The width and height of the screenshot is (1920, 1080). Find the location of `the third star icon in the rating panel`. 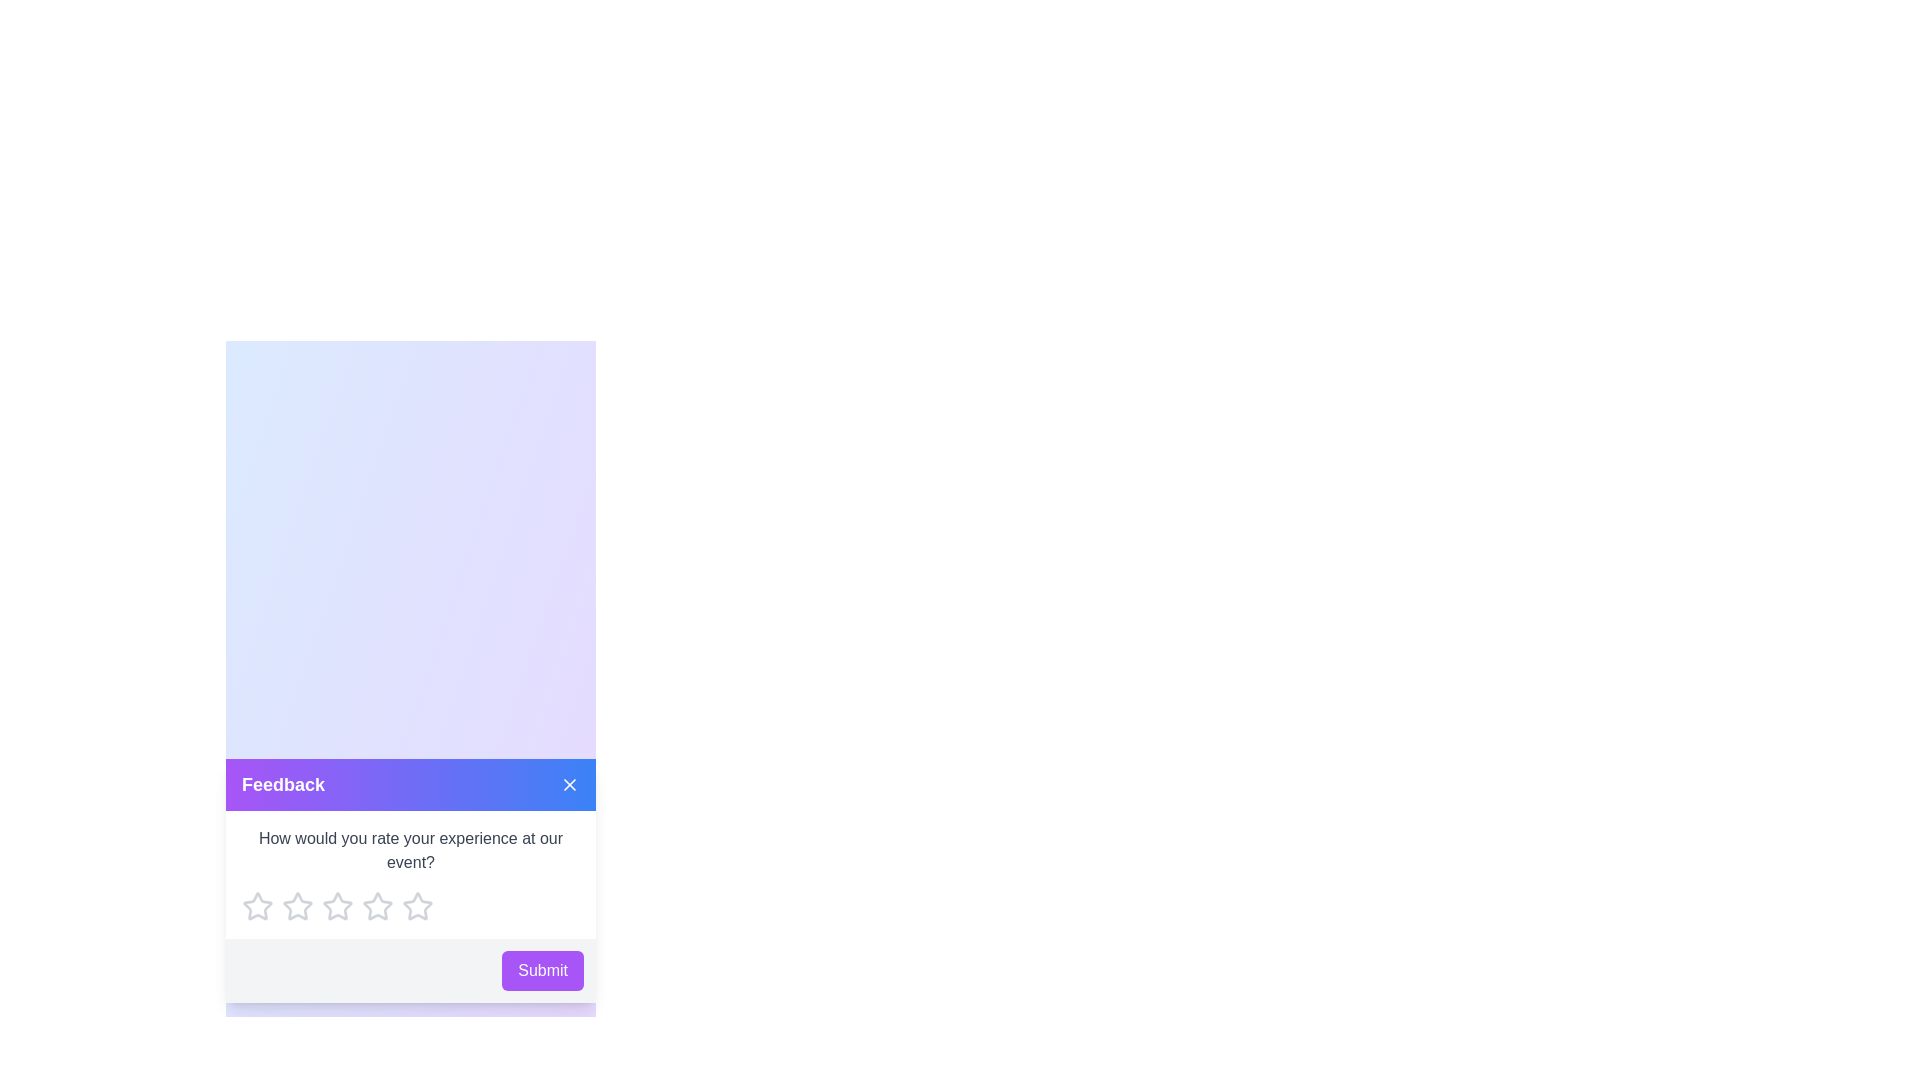

the third star icon in the rating panel is located at coordinates (378, 906).